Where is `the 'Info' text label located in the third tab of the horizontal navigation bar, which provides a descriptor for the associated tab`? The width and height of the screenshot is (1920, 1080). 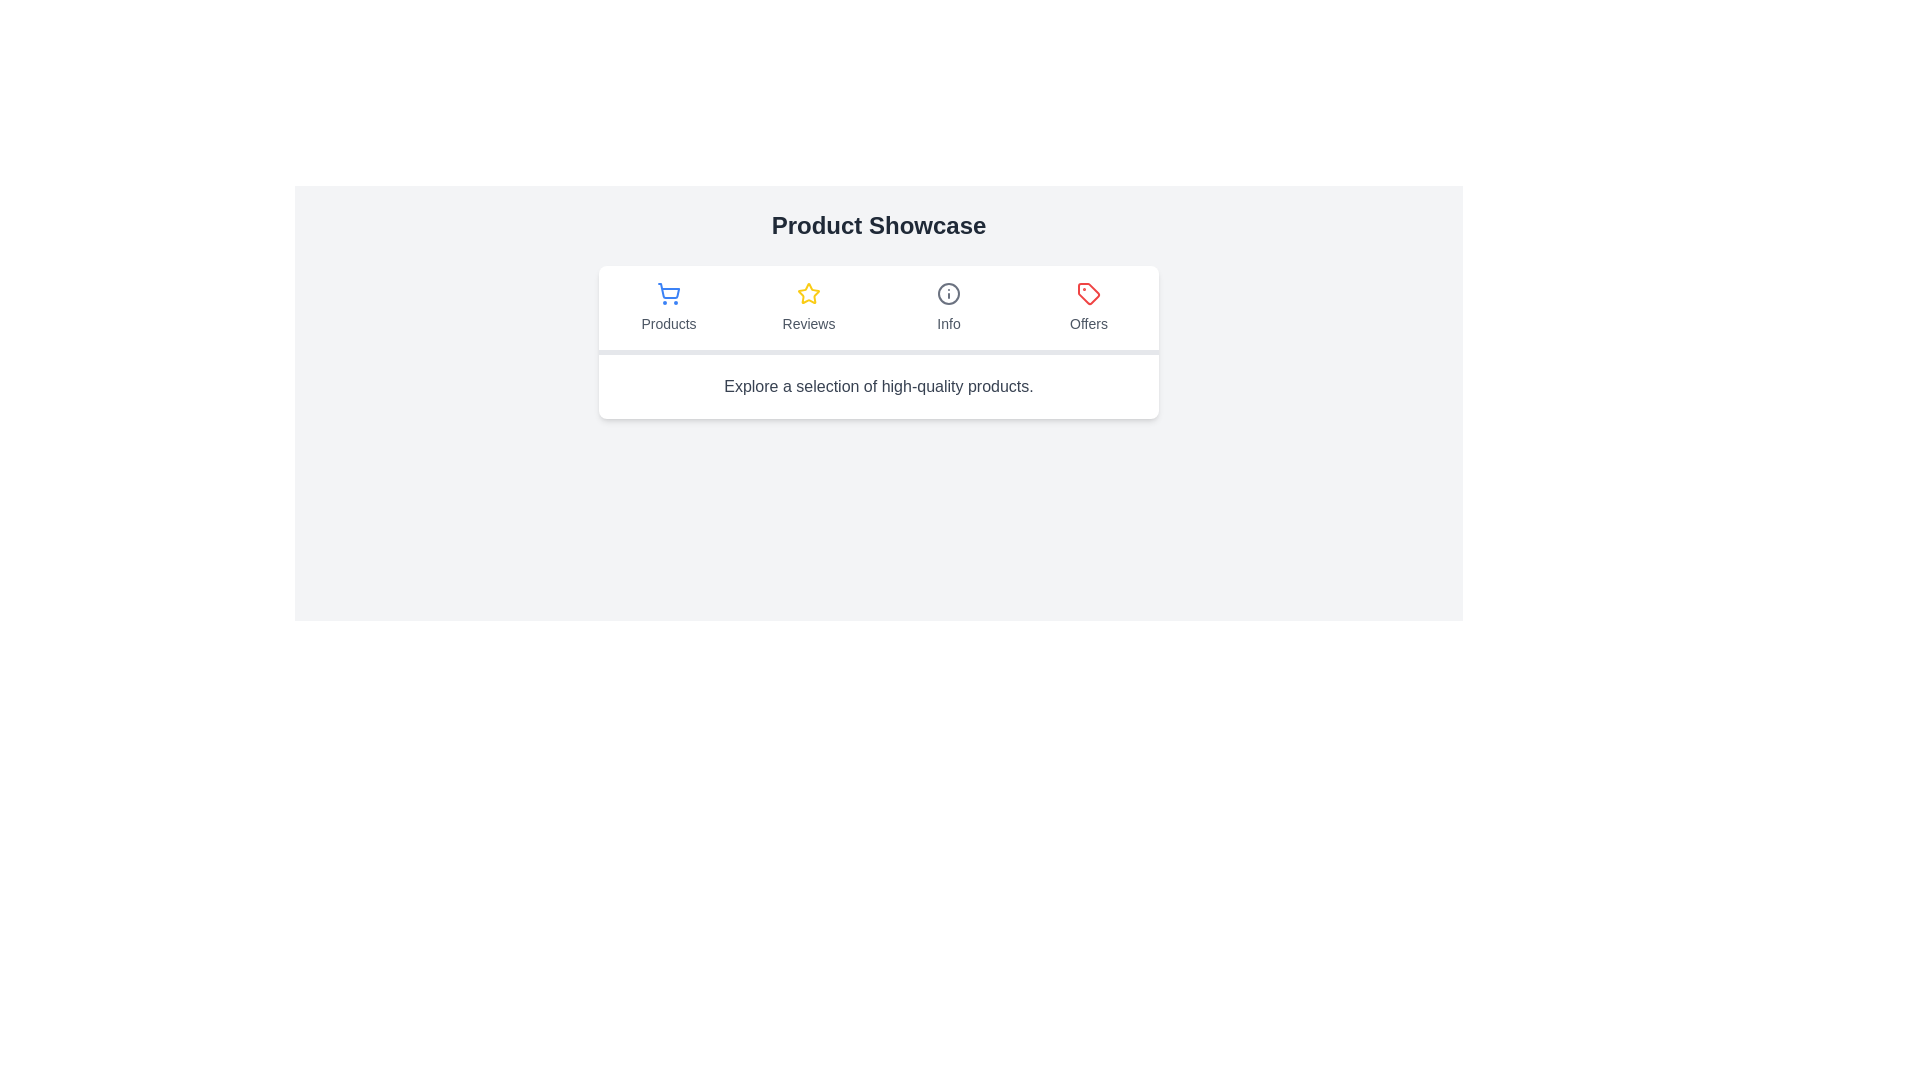 the 'Info' text label located in the third tab of the horizontal navigation bar, which provides a descriptor for the associated tab is located at coordinates (948, 323).